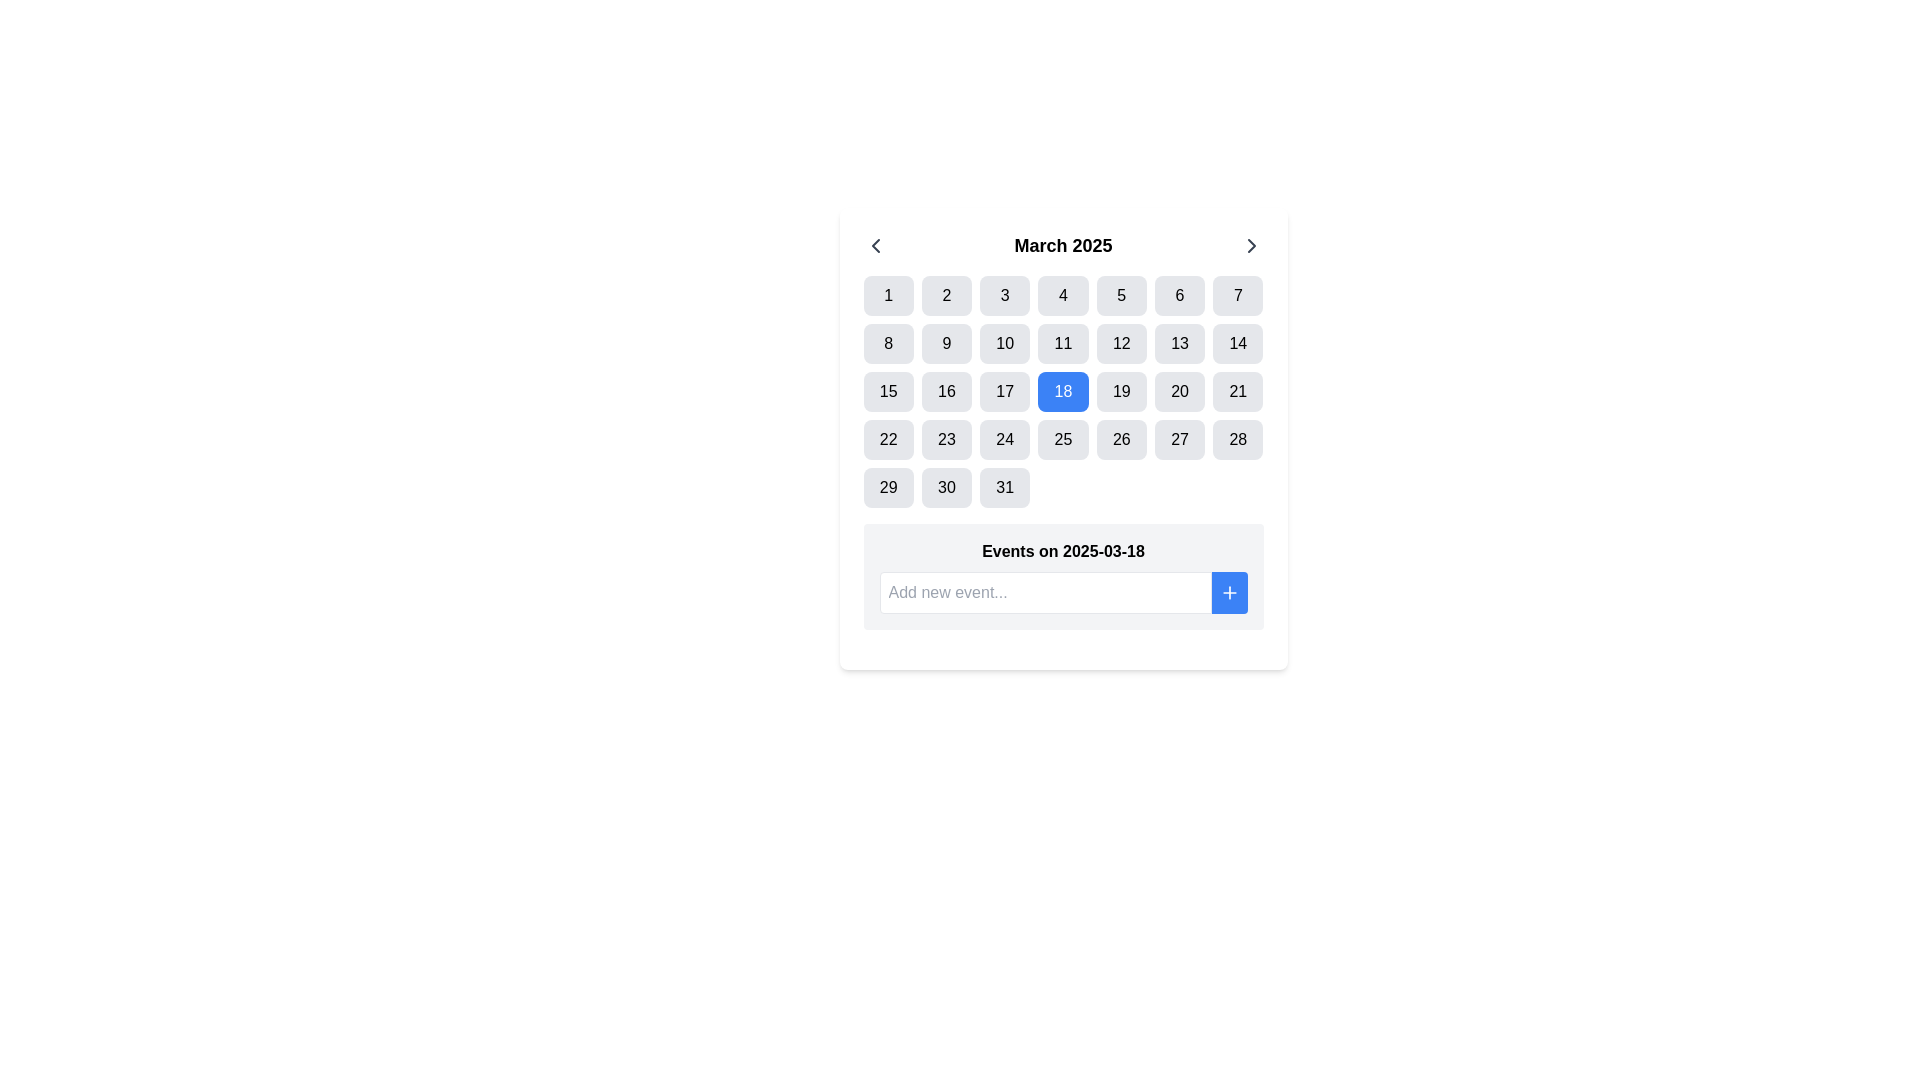  What do you see at coordinates (1005, 488) in the screenshot?
I see `the selectable day button located in the last row and last column of the calendar grid` at bounding box center [1005, 488].